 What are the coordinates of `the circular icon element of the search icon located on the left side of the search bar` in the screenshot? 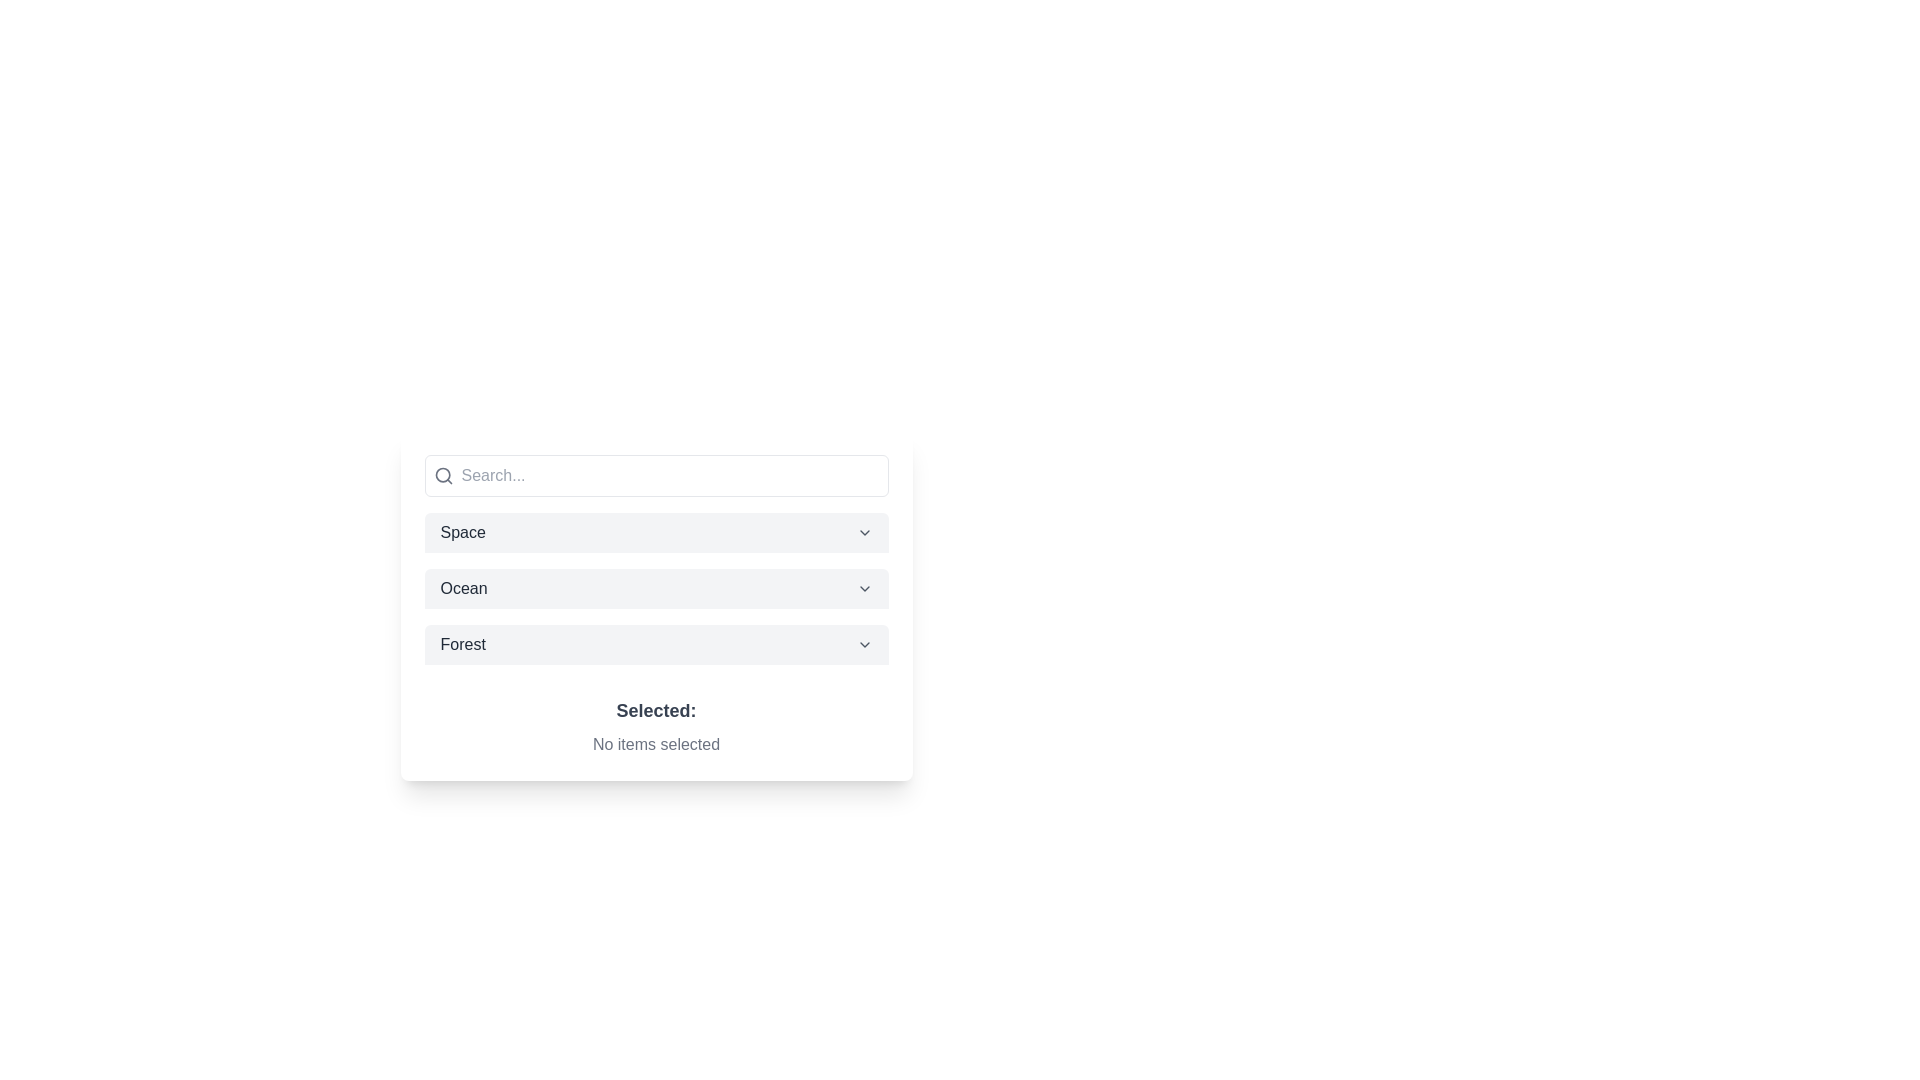 It's located at (441, 475).